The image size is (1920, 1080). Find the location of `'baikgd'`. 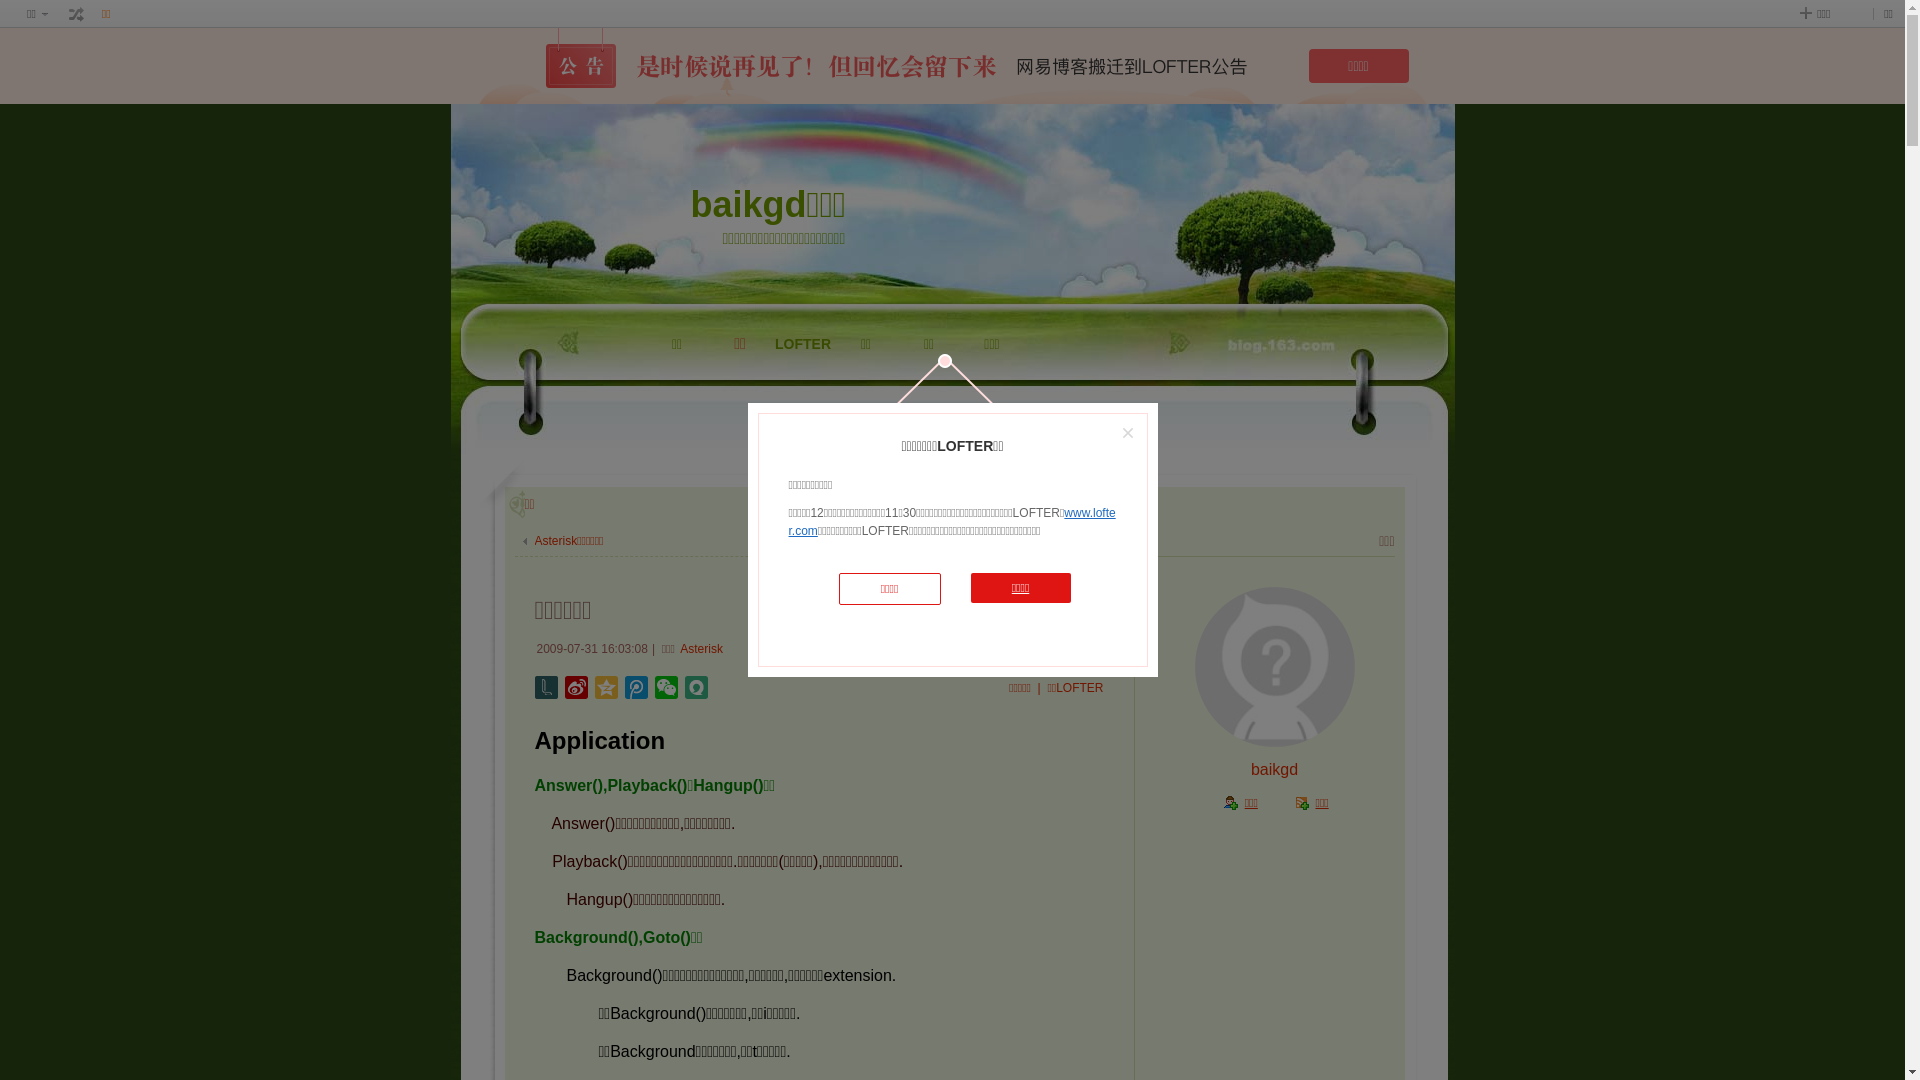

'baikgd' is located at coordinates (1273, 768).